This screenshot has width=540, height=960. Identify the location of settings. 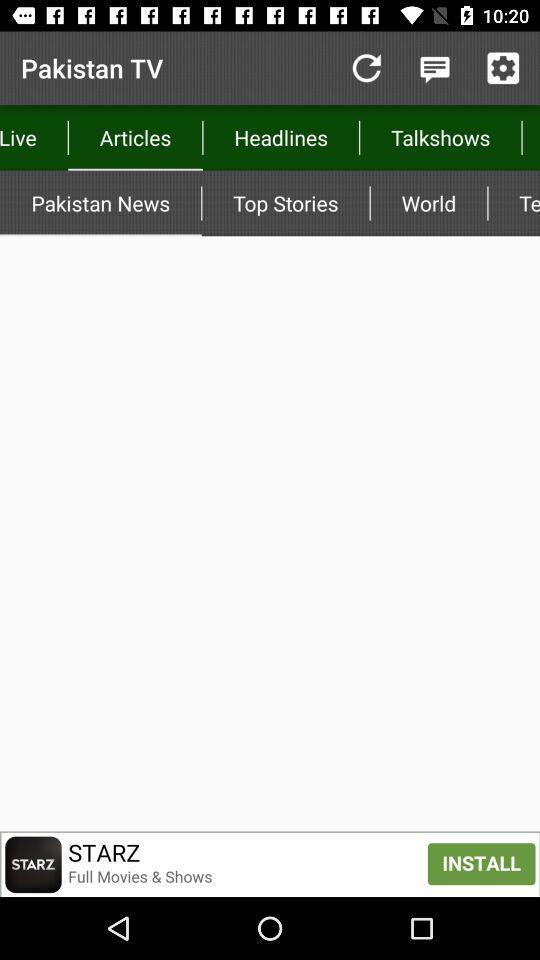
(502, 68).